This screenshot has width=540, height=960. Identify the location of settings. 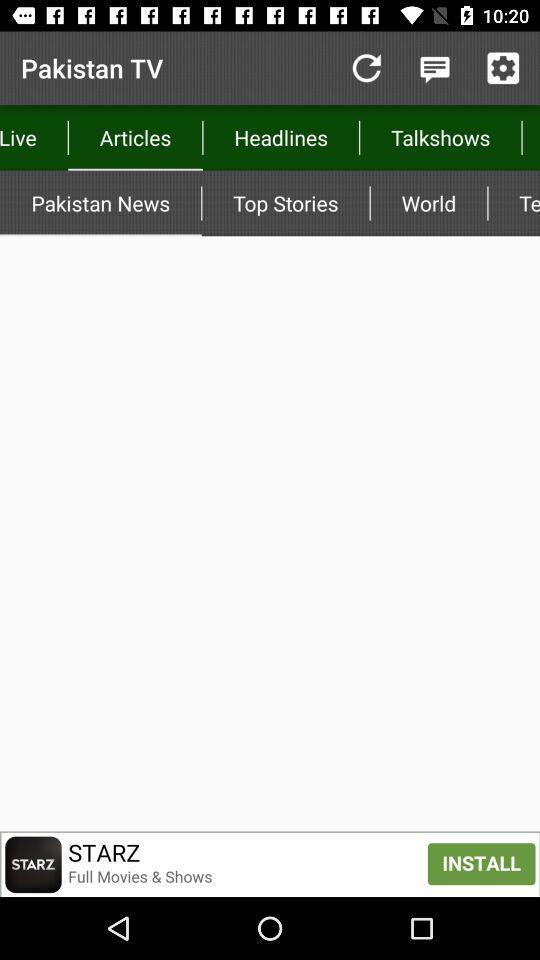
(502, 68).